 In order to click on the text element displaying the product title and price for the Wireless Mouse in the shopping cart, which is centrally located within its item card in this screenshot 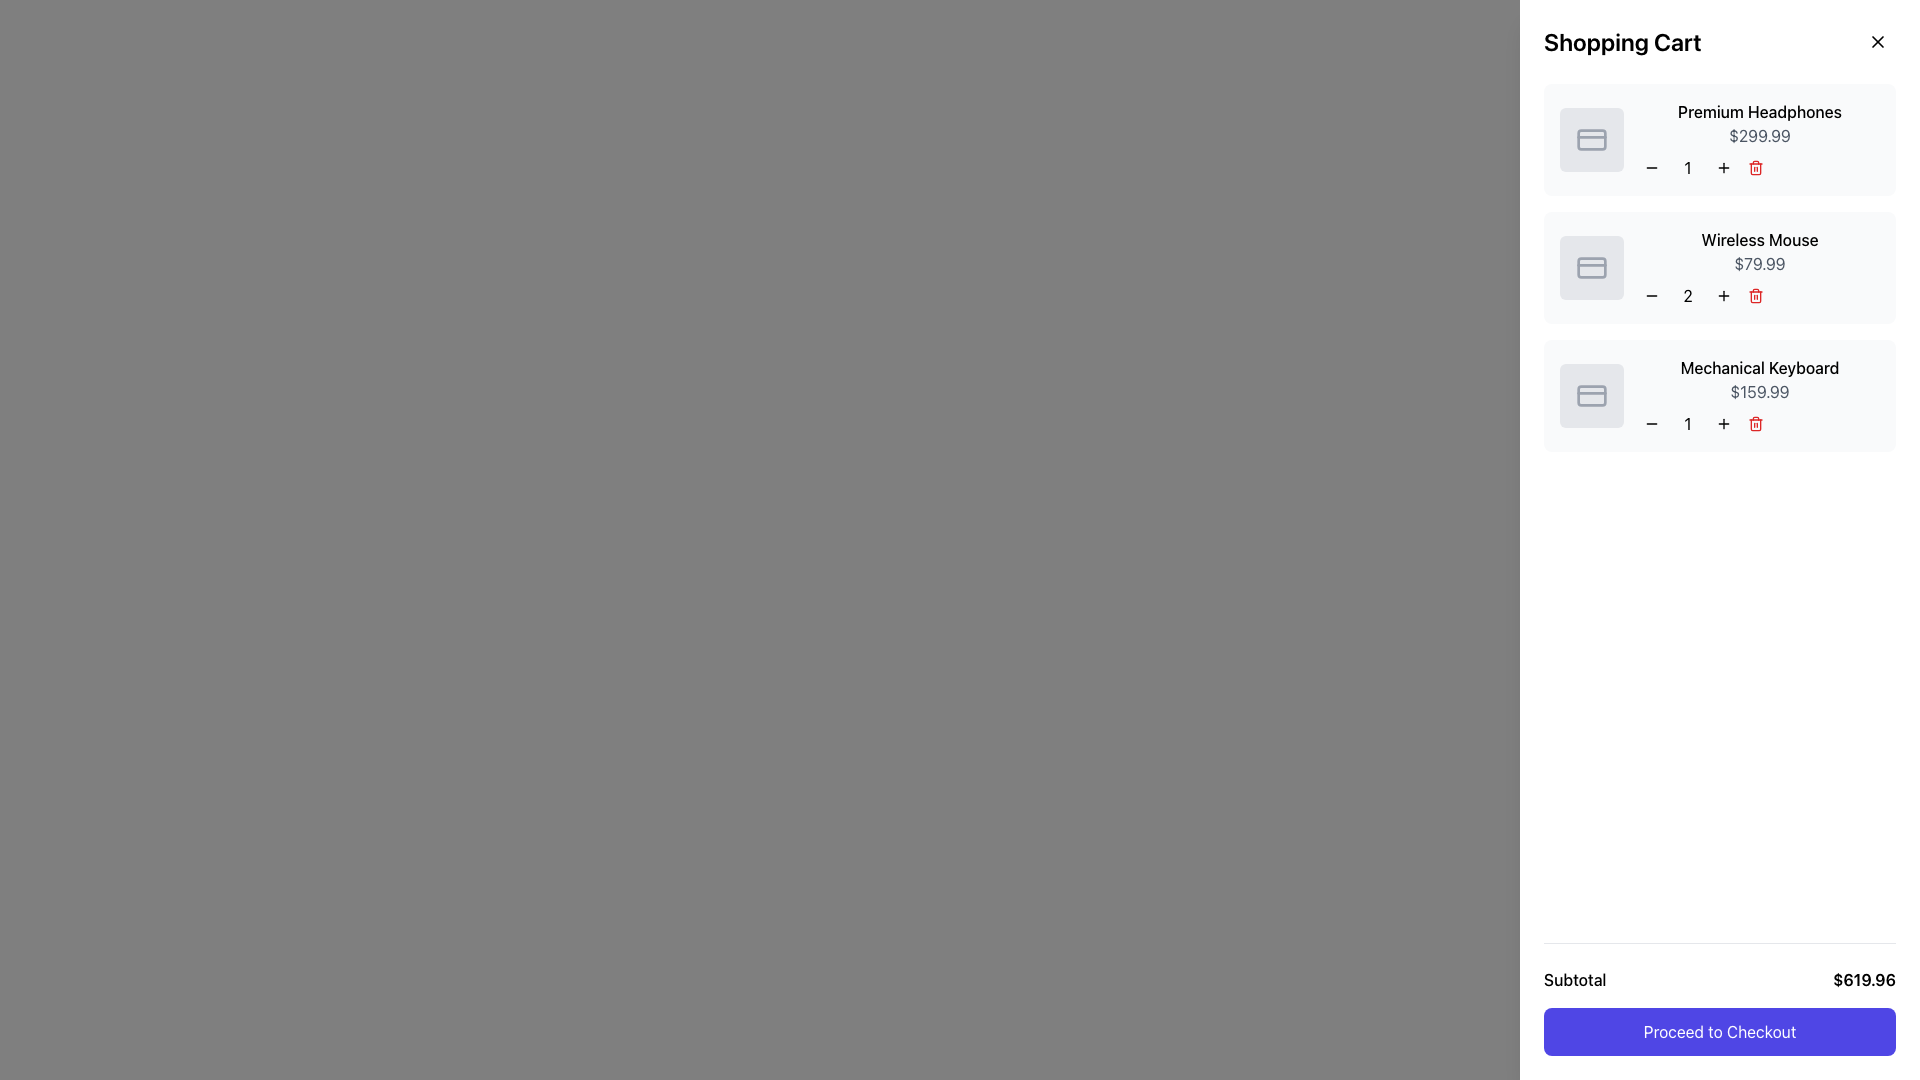, I will do `click(1760, 266)`.